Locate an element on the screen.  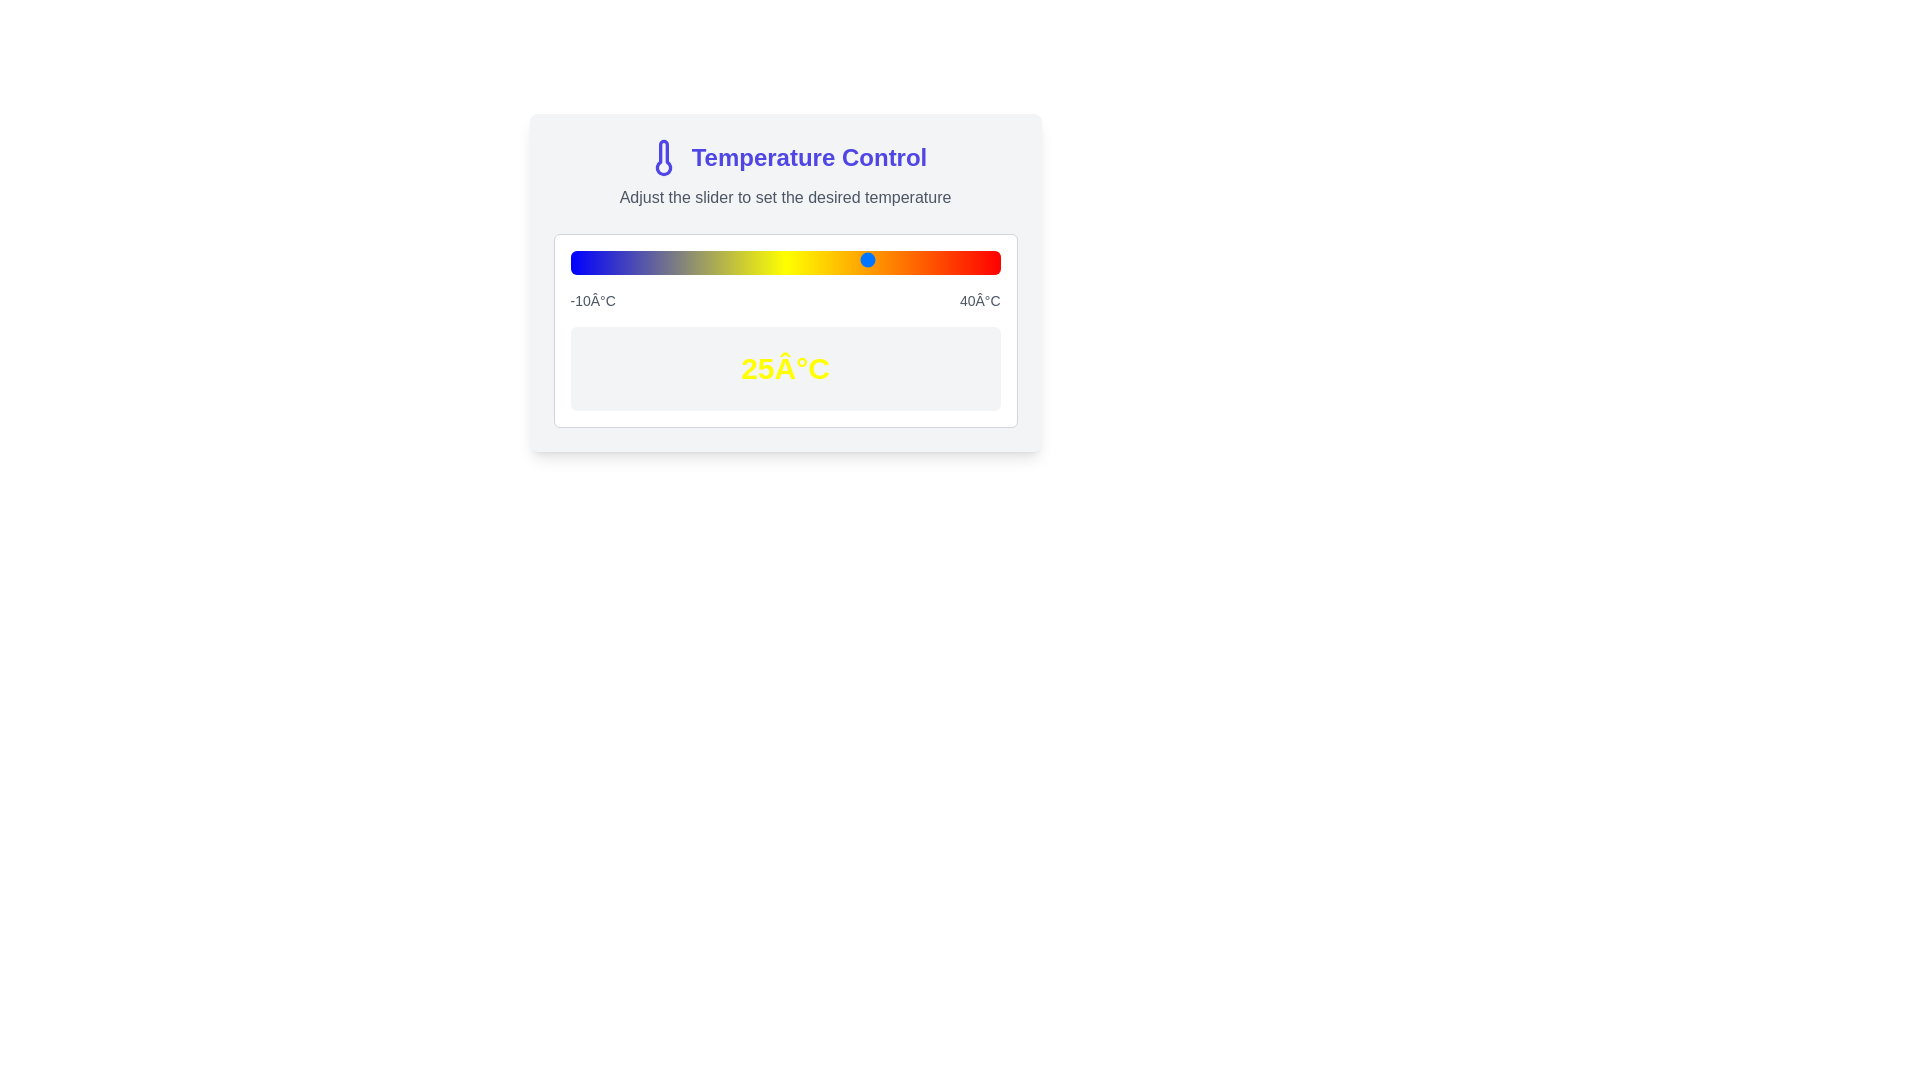
the temperature slider to set the temperature to 30°C is located at coordinates (913, 258).